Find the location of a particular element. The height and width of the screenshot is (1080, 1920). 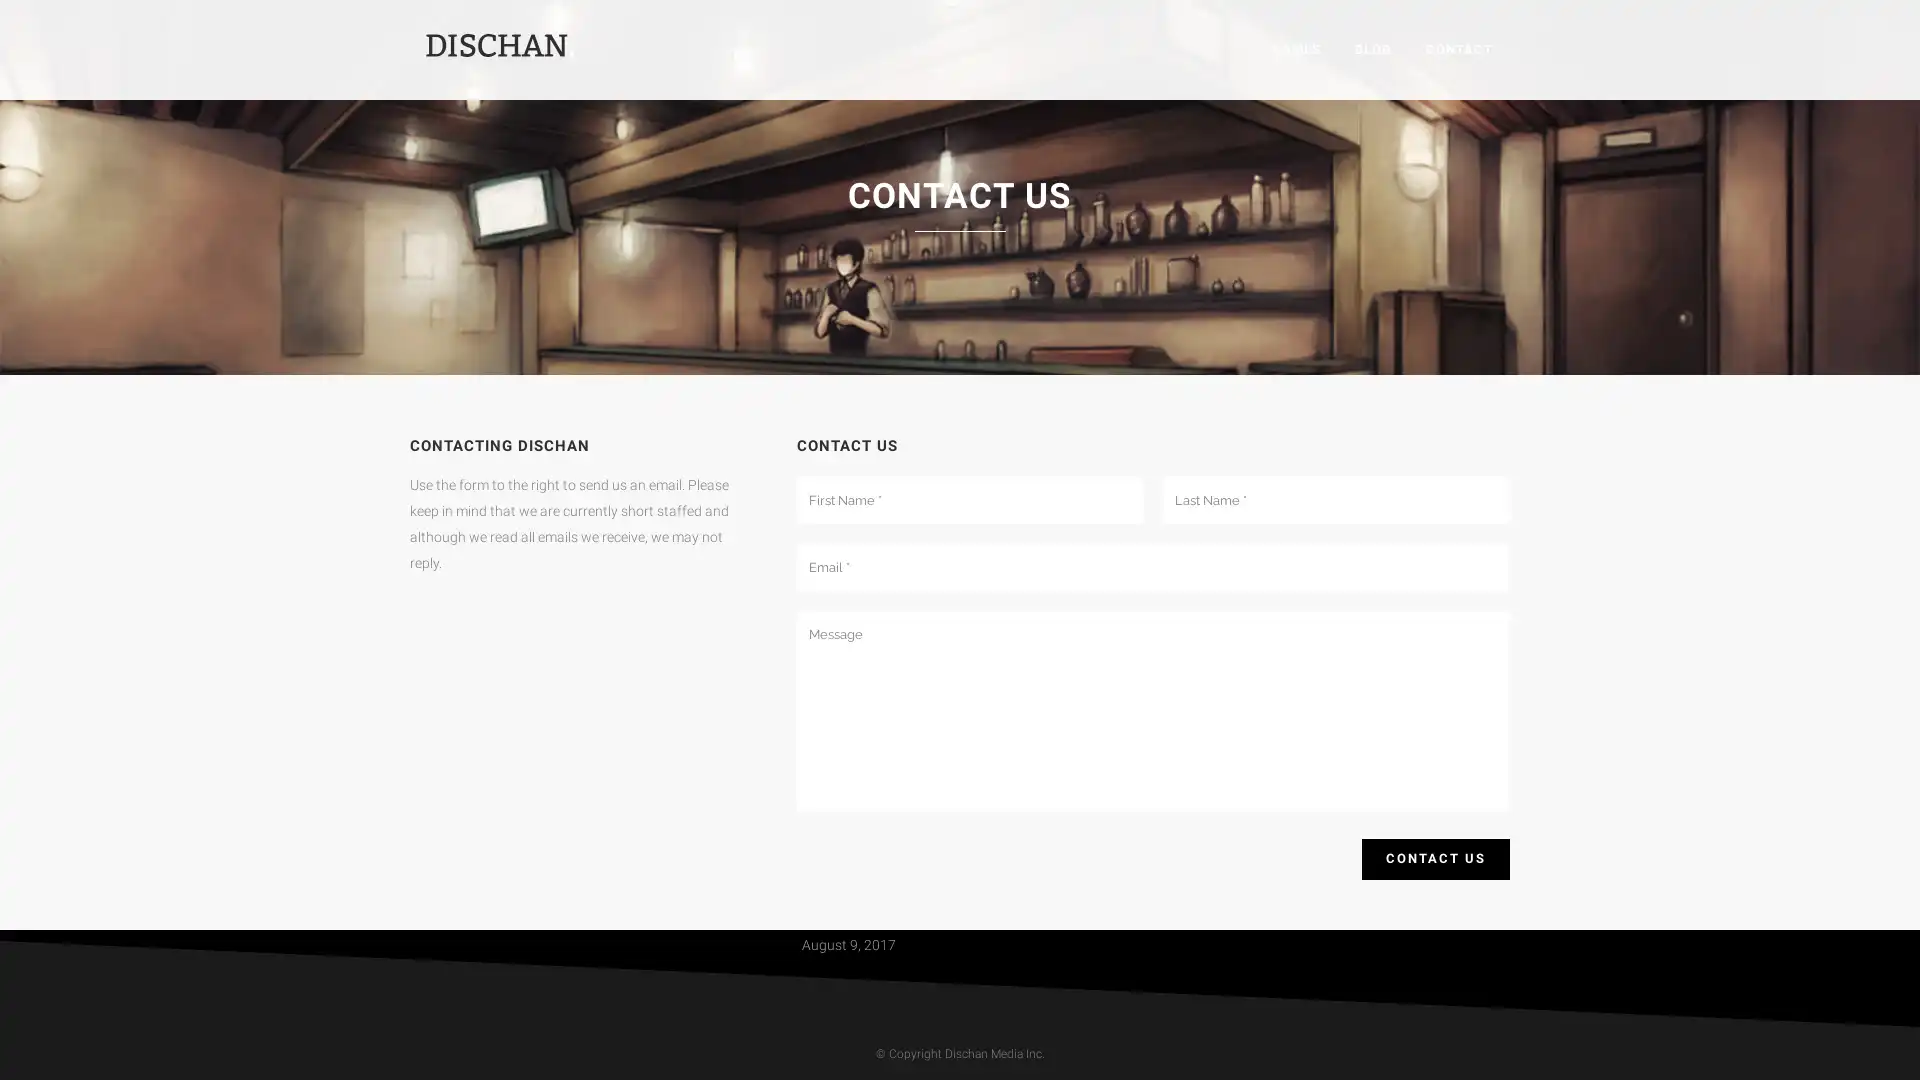

Contact Us is located at coordinates (1434, 857).